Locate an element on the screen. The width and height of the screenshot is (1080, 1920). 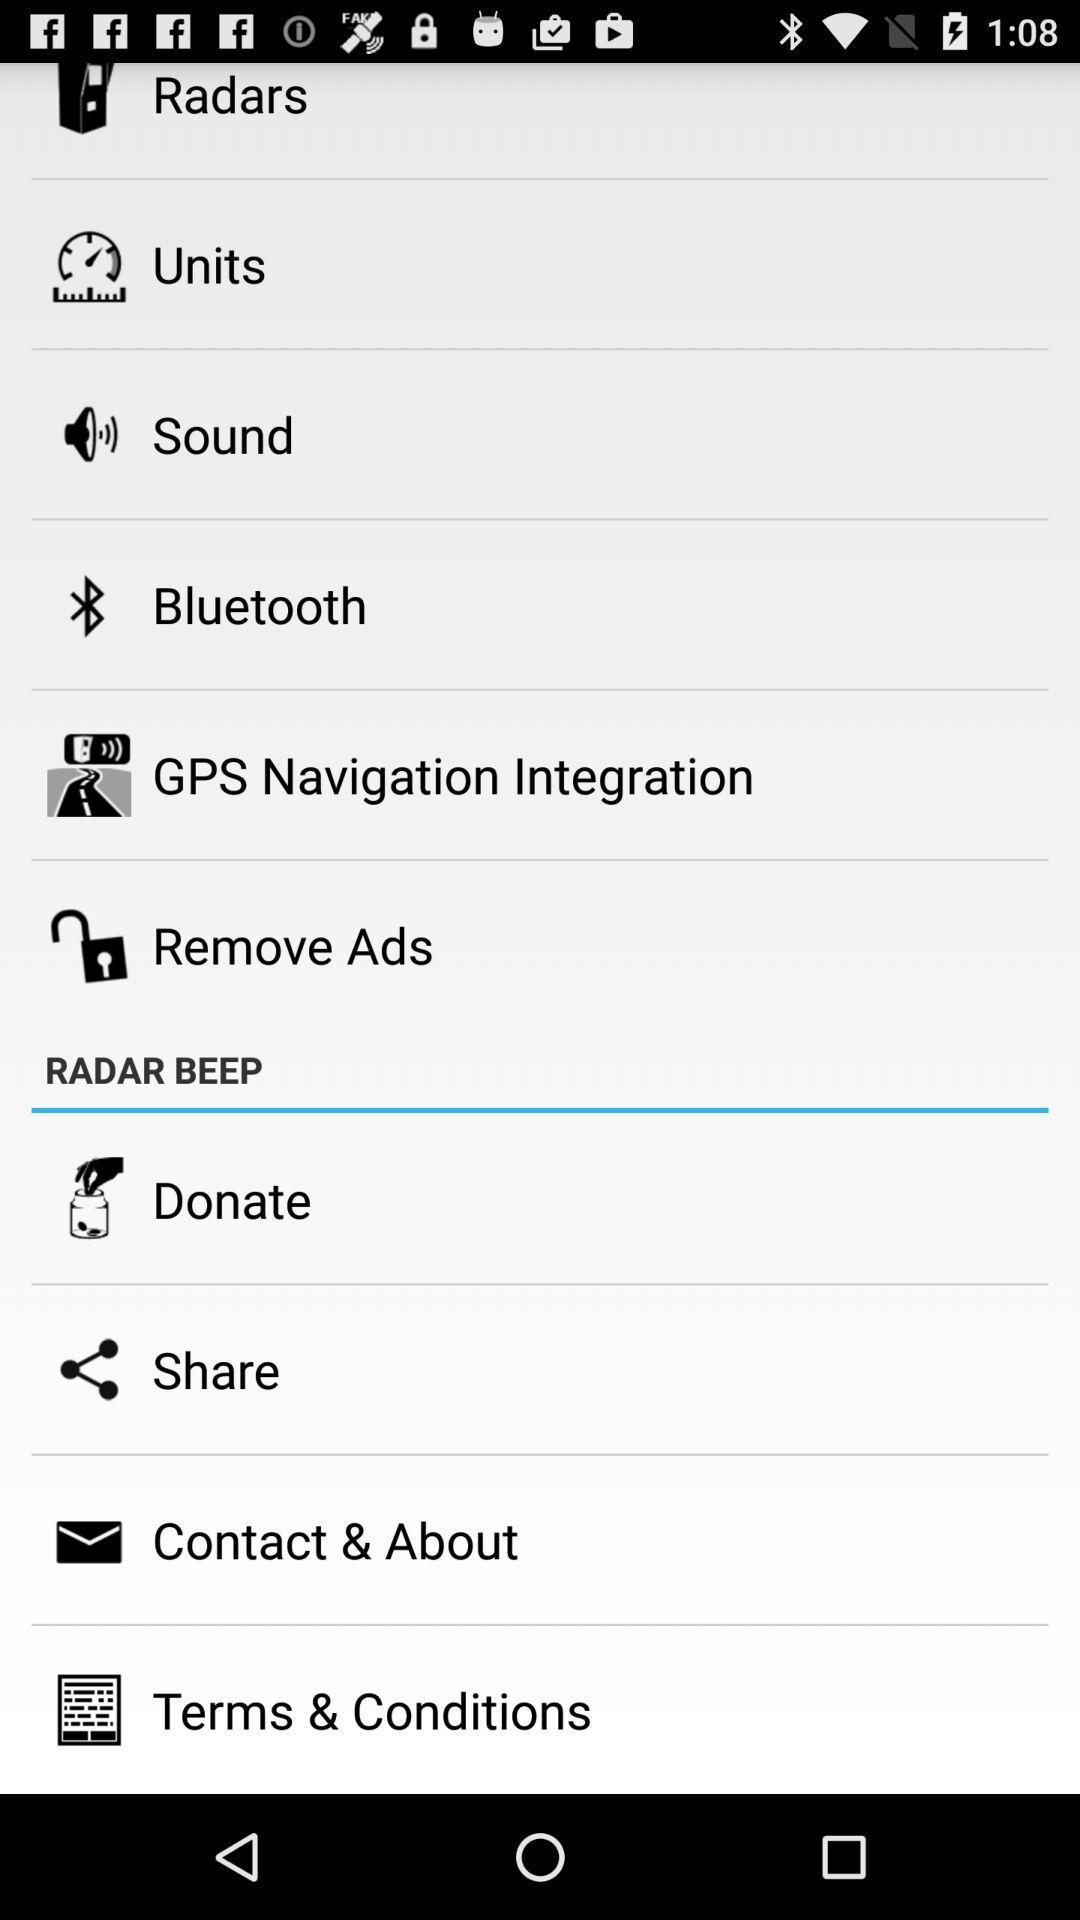
the icon beside units is located at coordinates (87, 263).